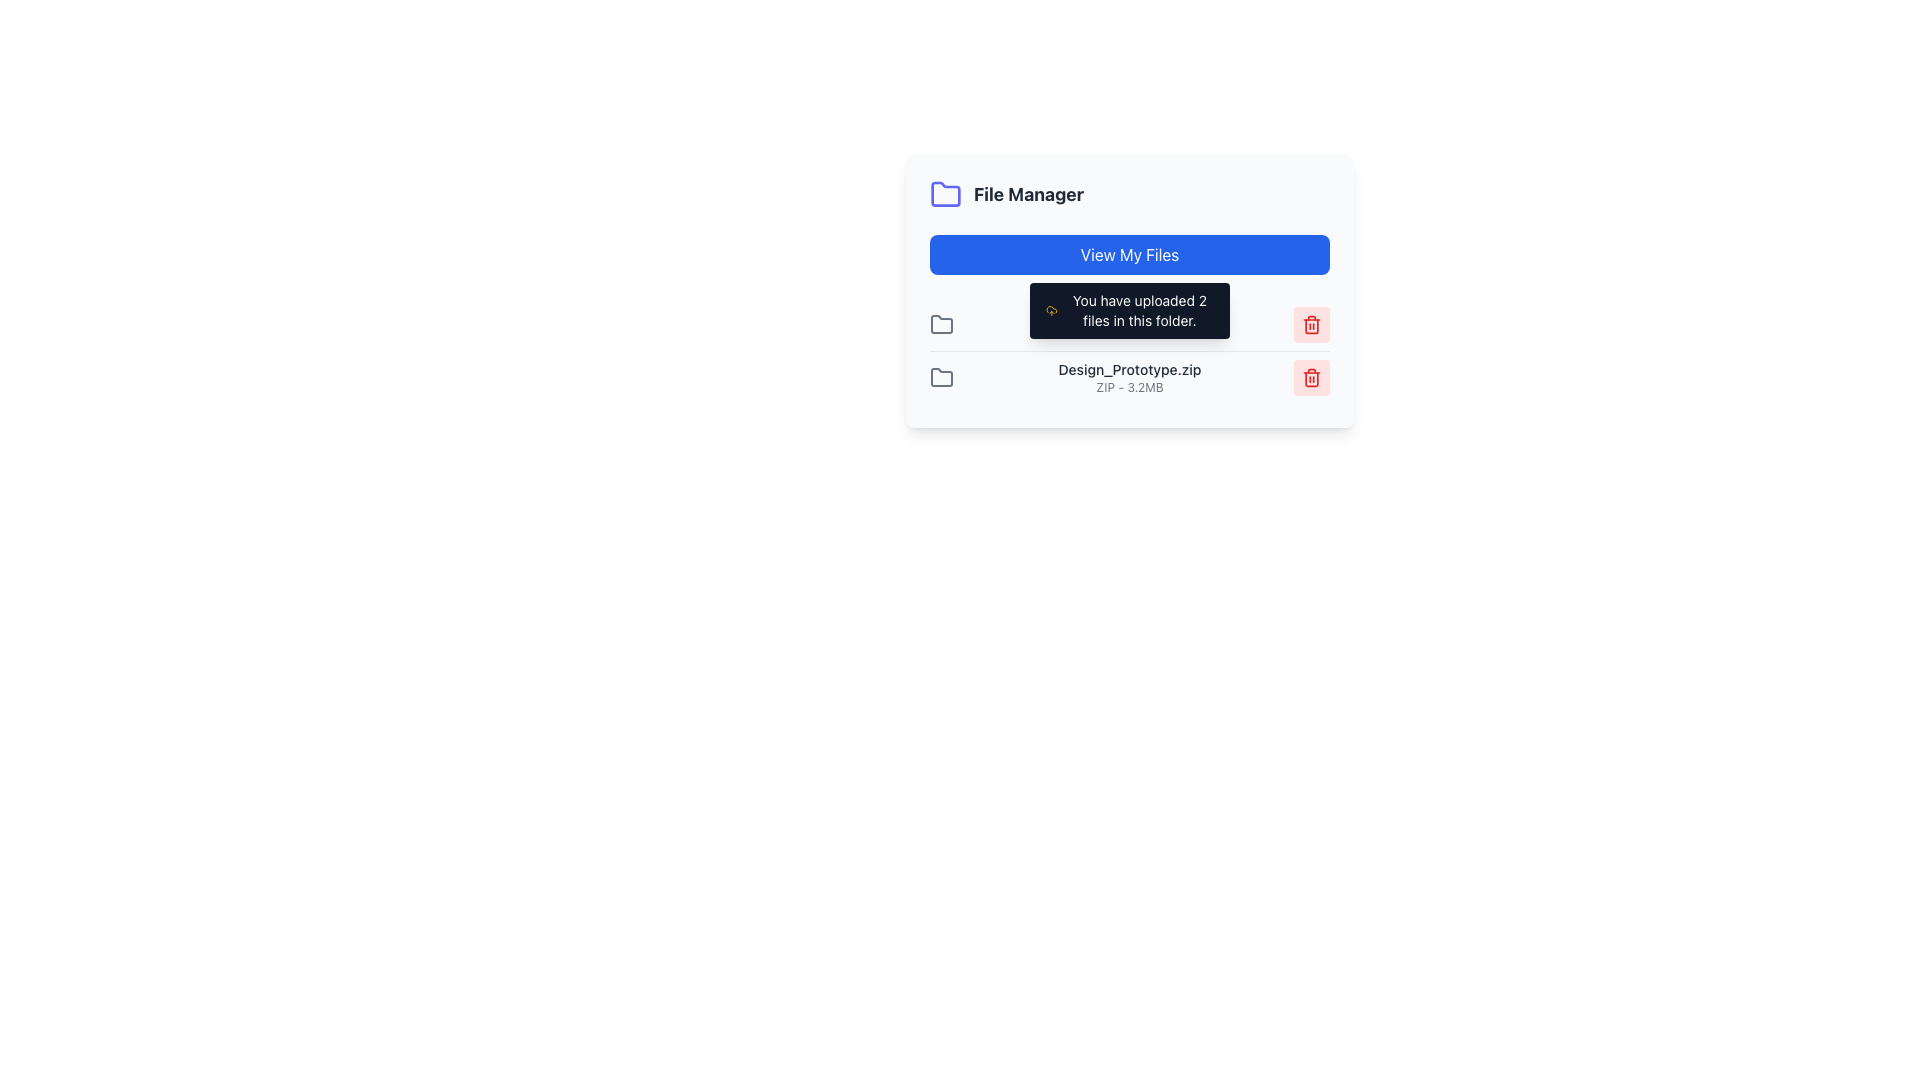 This screenshot has width=1920, height=1080. I want to click on the Status Tooltip, which is a tooltip-like message box with a dark gray background displaying the message 'You have uploaded 2 files in this folder.' and a small yellow cloud icon to the left of the text, so click(1129, 311).